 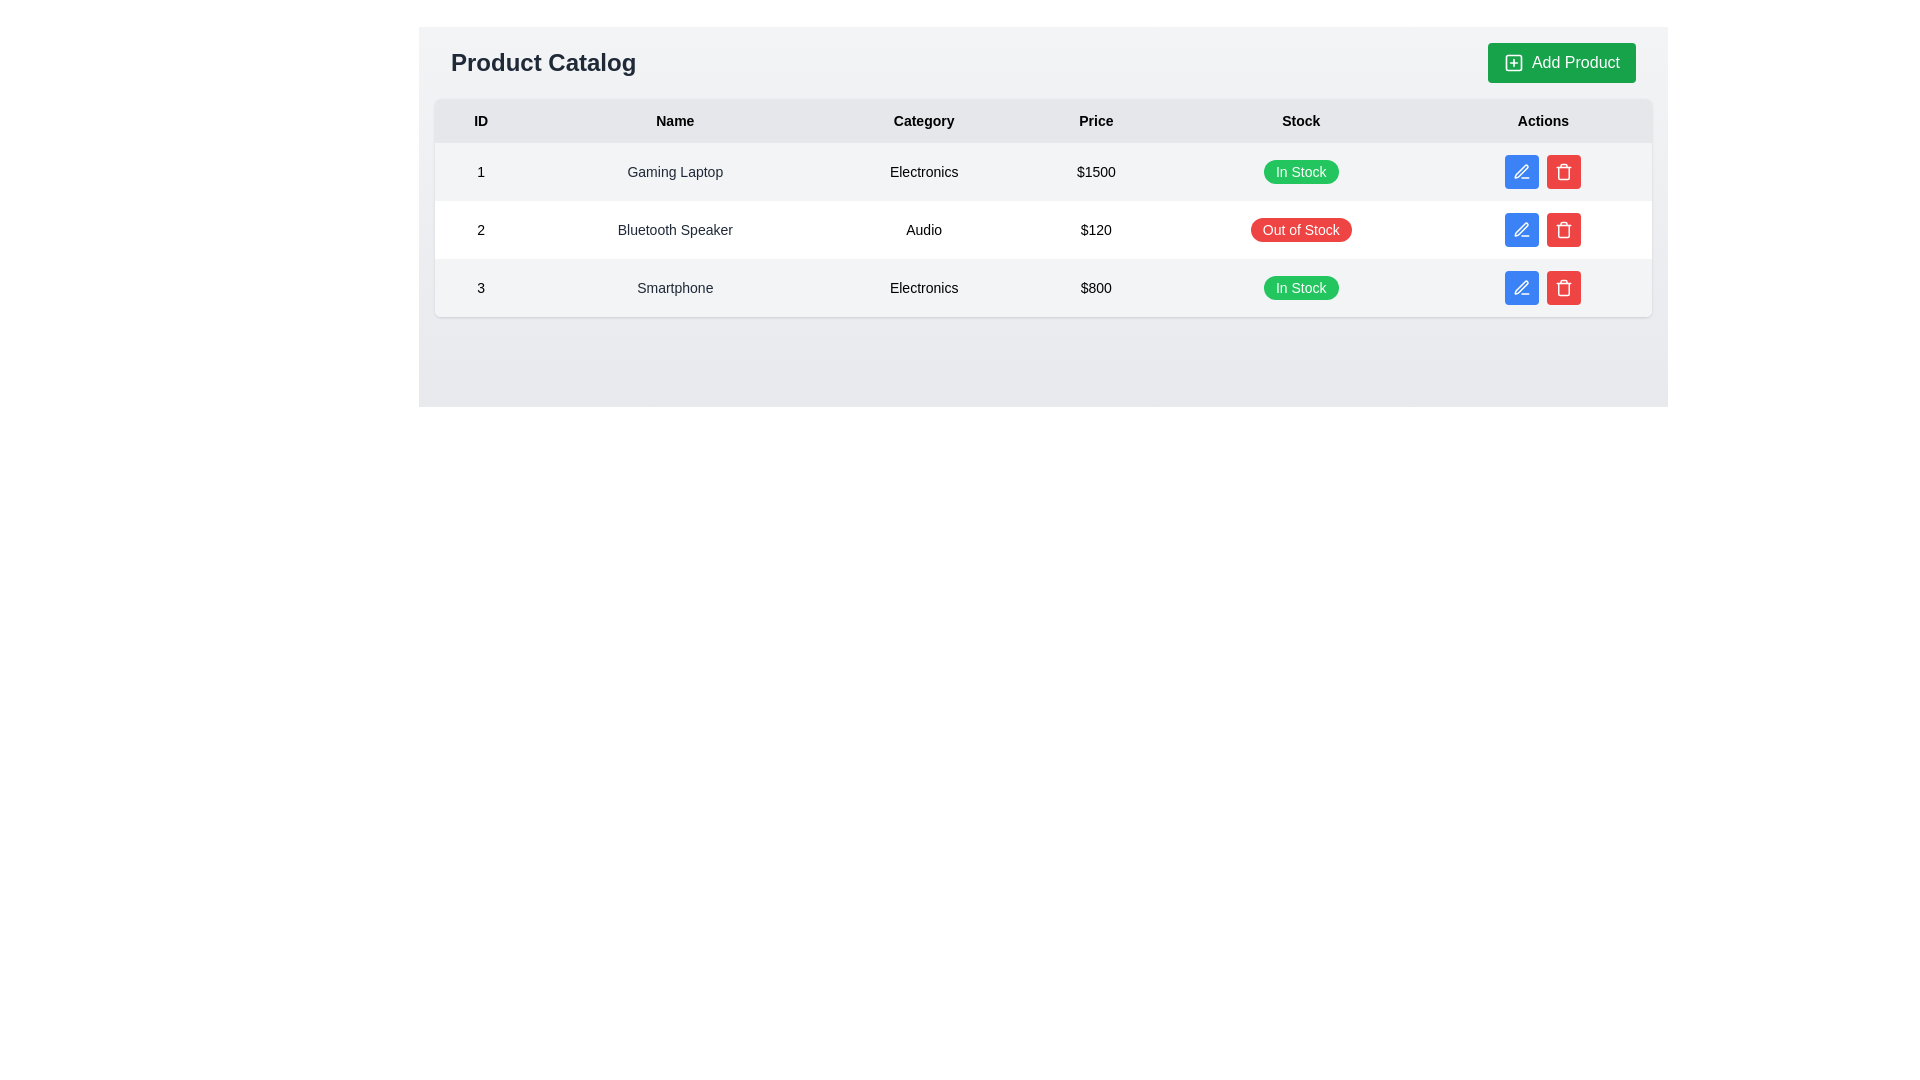 What do you see at coordinates (1521, 288) in the screenshot?
I see `the pen icon located in the third row of the 'Actions' column of the product table` at bounding box center [1521, 288].